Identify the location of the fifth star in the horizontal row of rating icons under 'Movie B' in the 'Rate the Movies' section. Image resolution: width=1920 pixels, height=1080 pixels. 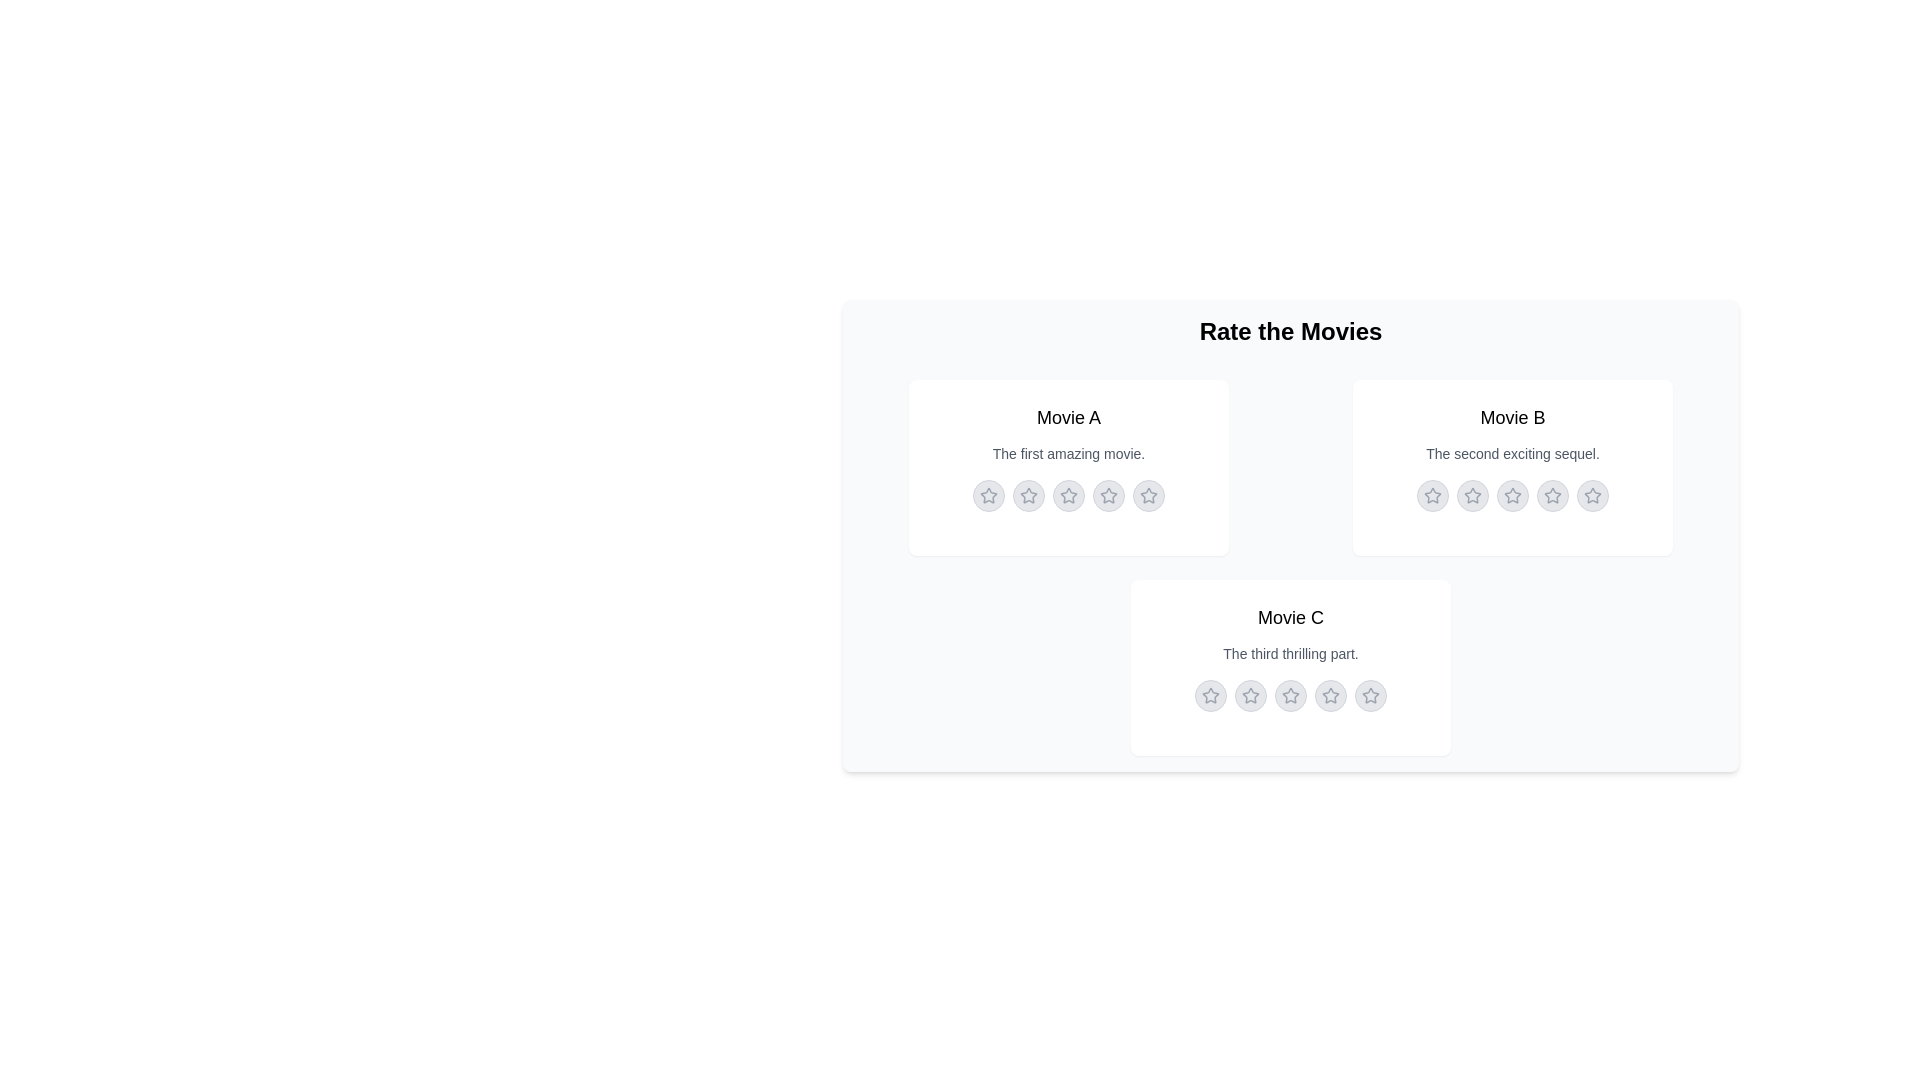
(1592, 495).